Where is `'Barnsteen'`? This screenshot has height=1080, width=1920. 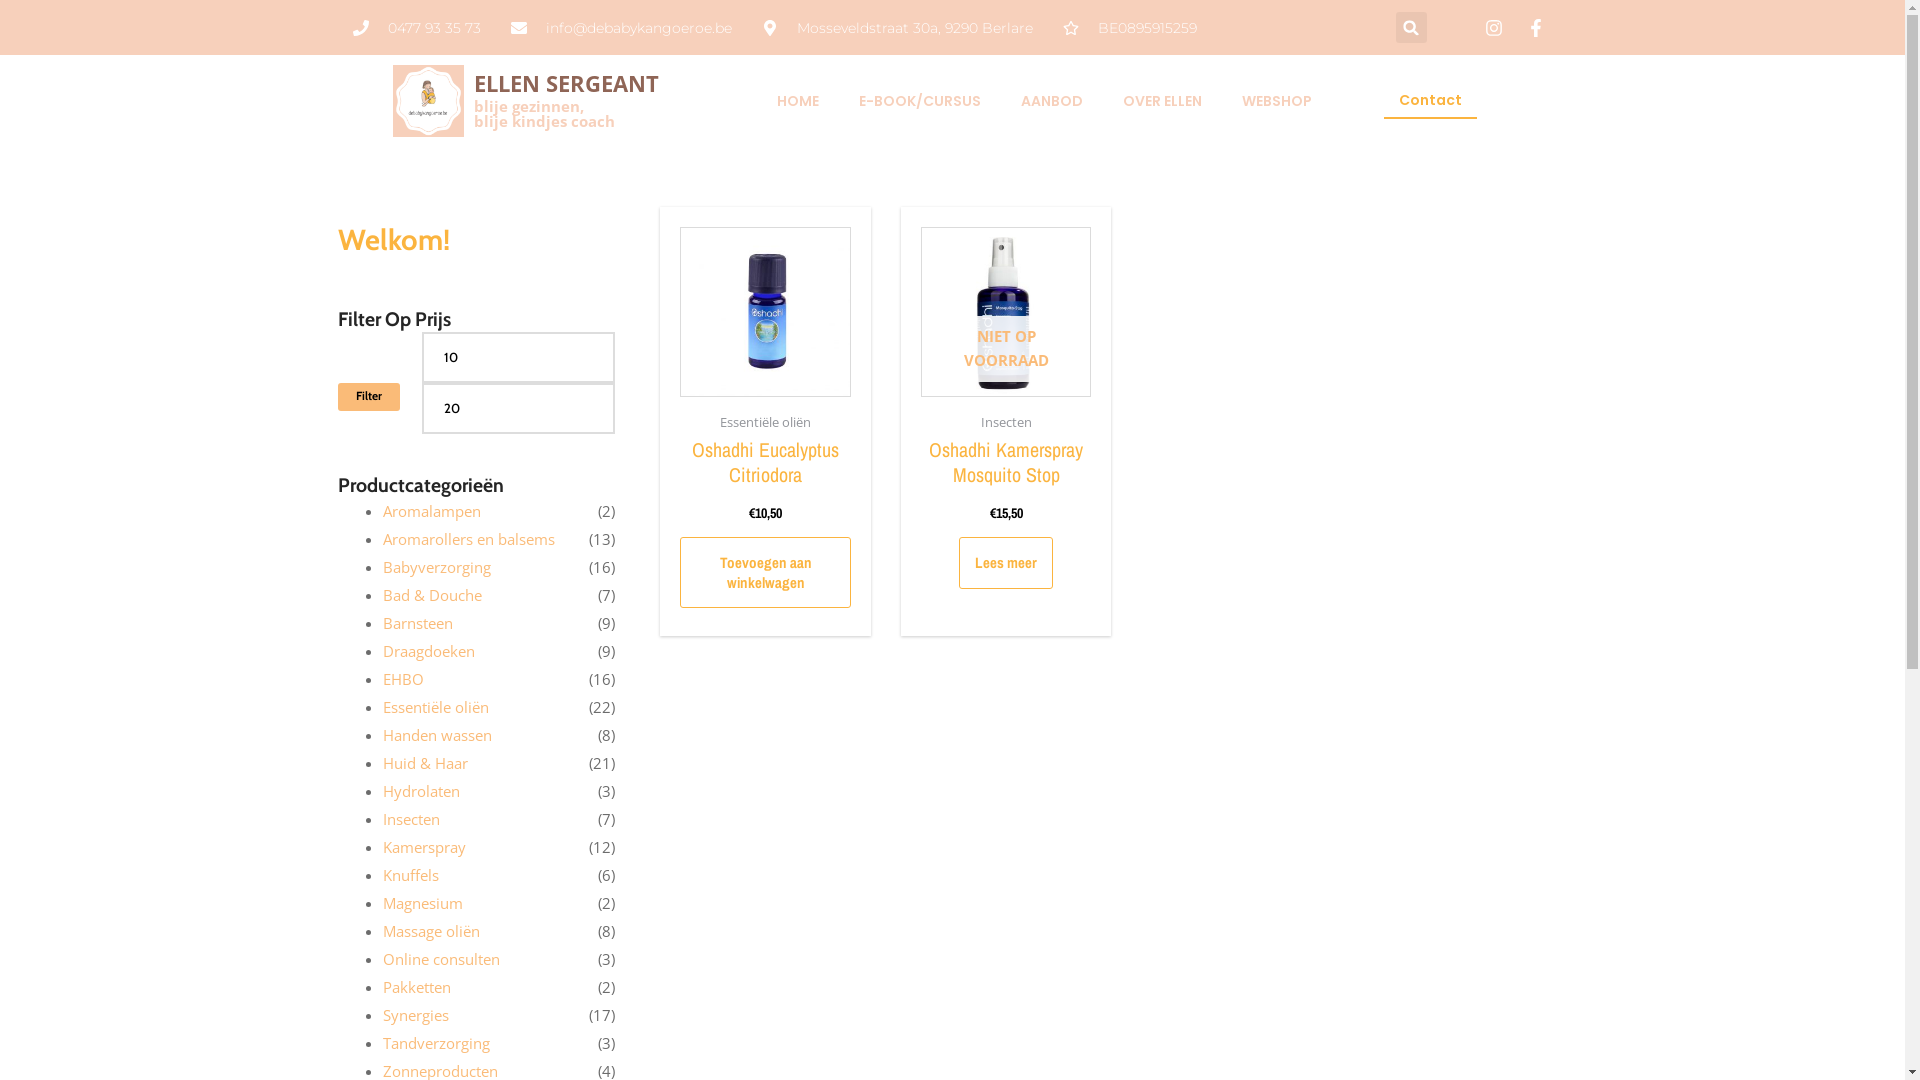 'Barnsteen' is located at coordinates (416, 622).